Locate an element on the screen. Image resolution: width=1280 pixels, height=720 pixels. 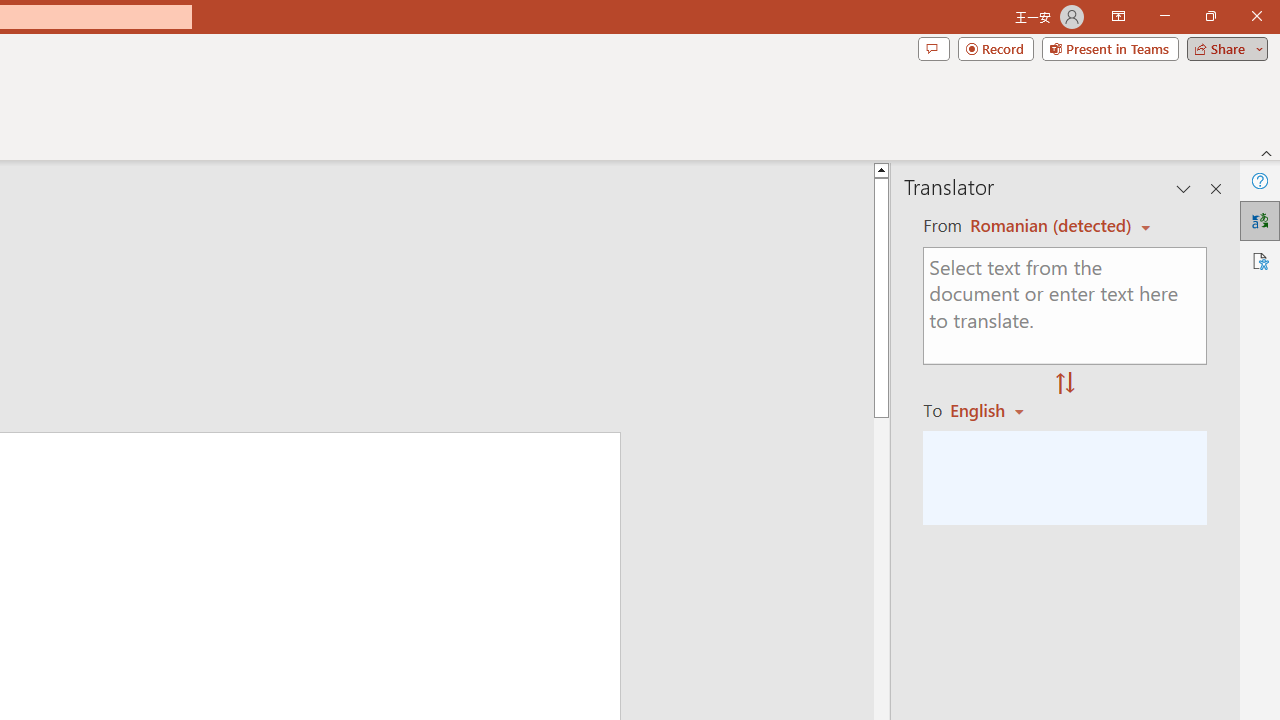
'Romanian' is located at coordinates (994, 409).